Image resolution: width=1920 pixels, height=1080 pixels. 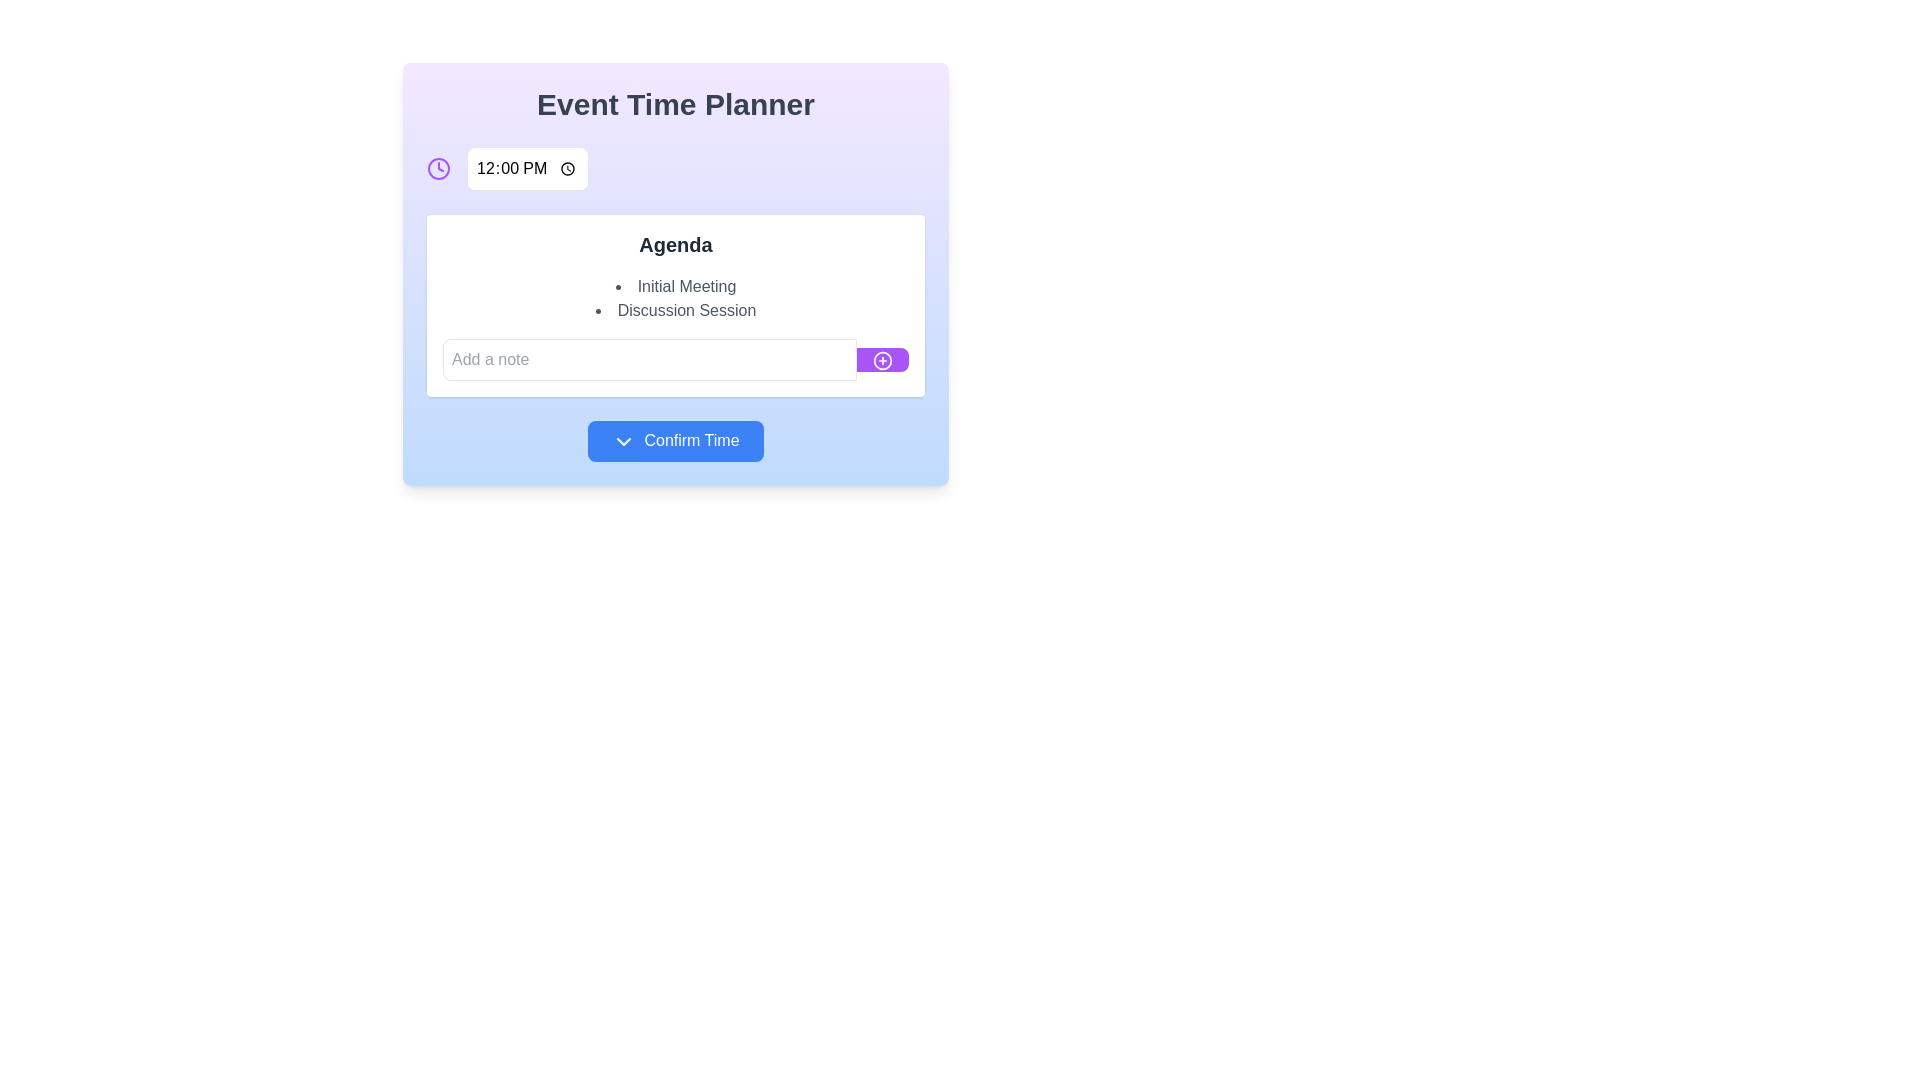 What do you see at coordinates (882, 358) in the screenshot?
I see `the 'Add a note' button located in the bottom right corner of the input field` at bounding box center [882, 358].